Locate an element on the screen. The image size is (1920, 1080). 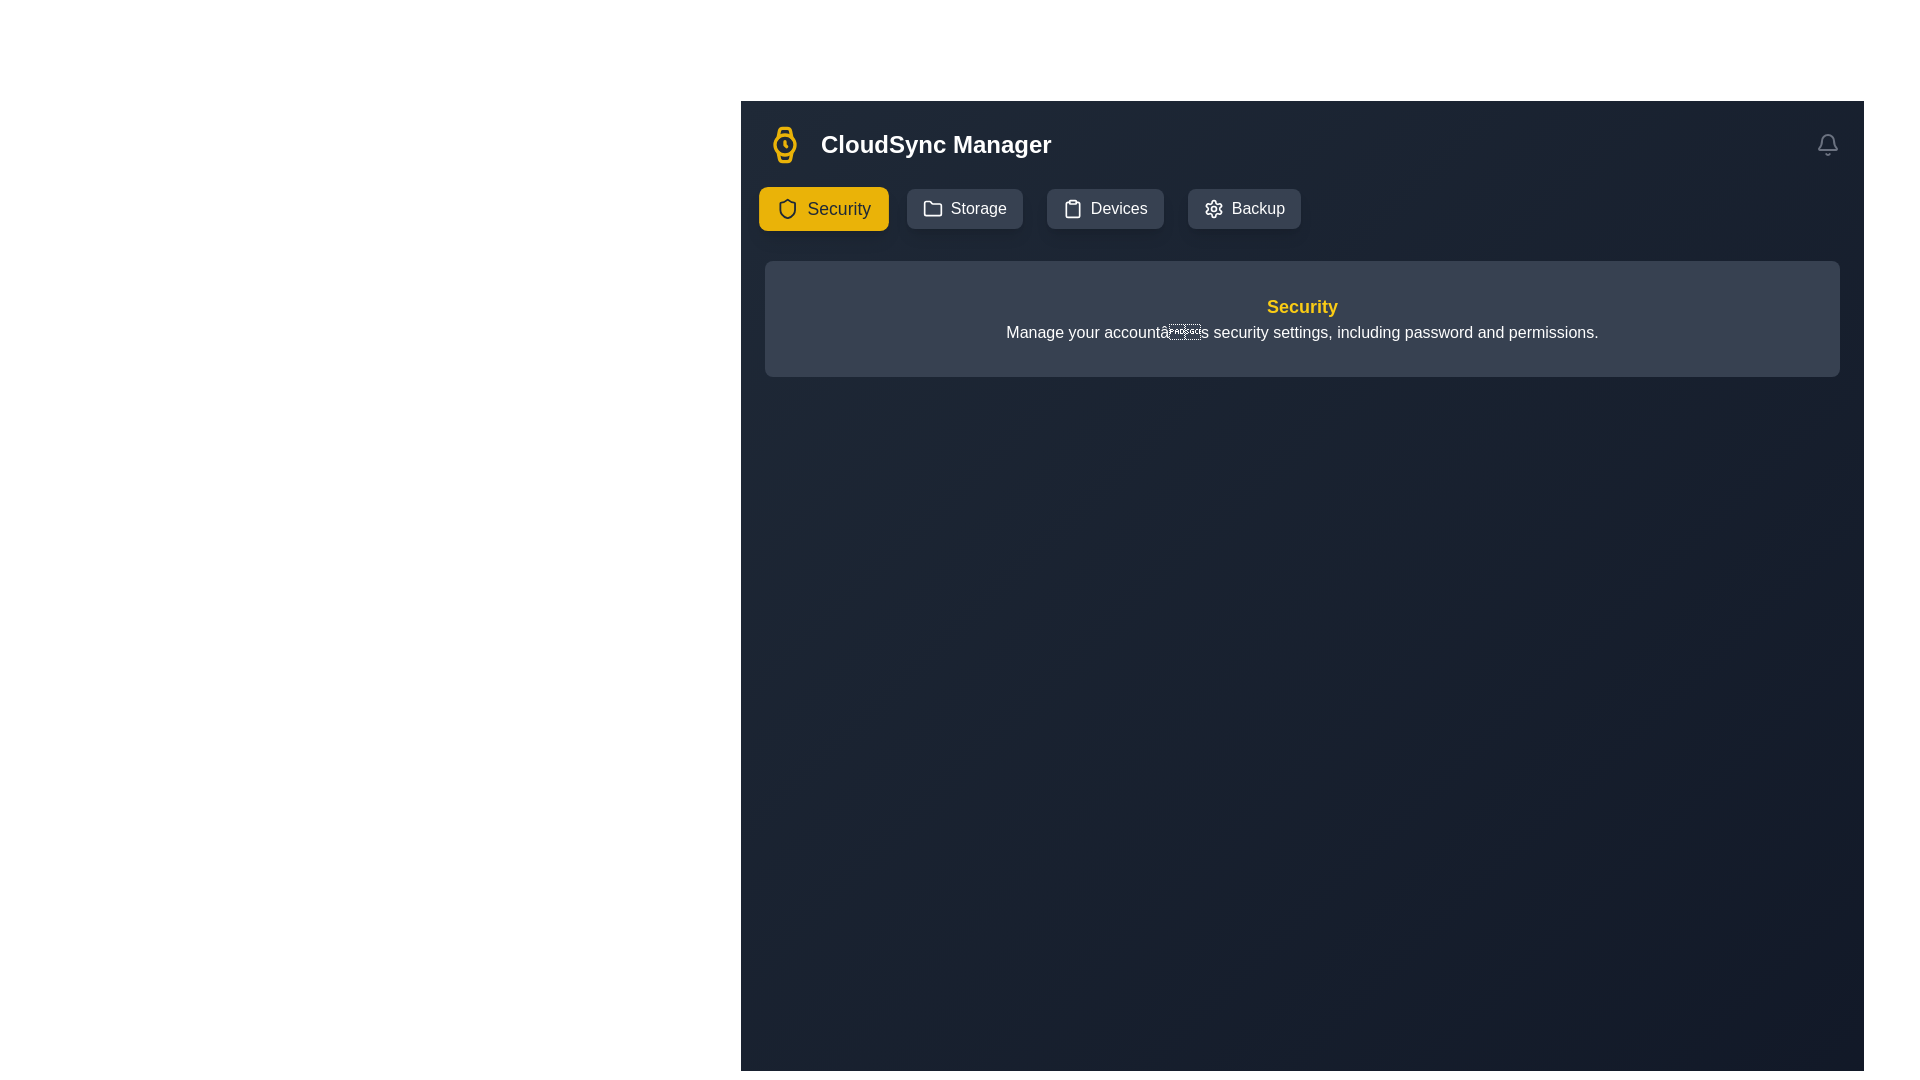
the folder icon representing the 'Storage' button, which is the second icon in the horizontal arrangement of buttons is located at coordinates (931, 208).